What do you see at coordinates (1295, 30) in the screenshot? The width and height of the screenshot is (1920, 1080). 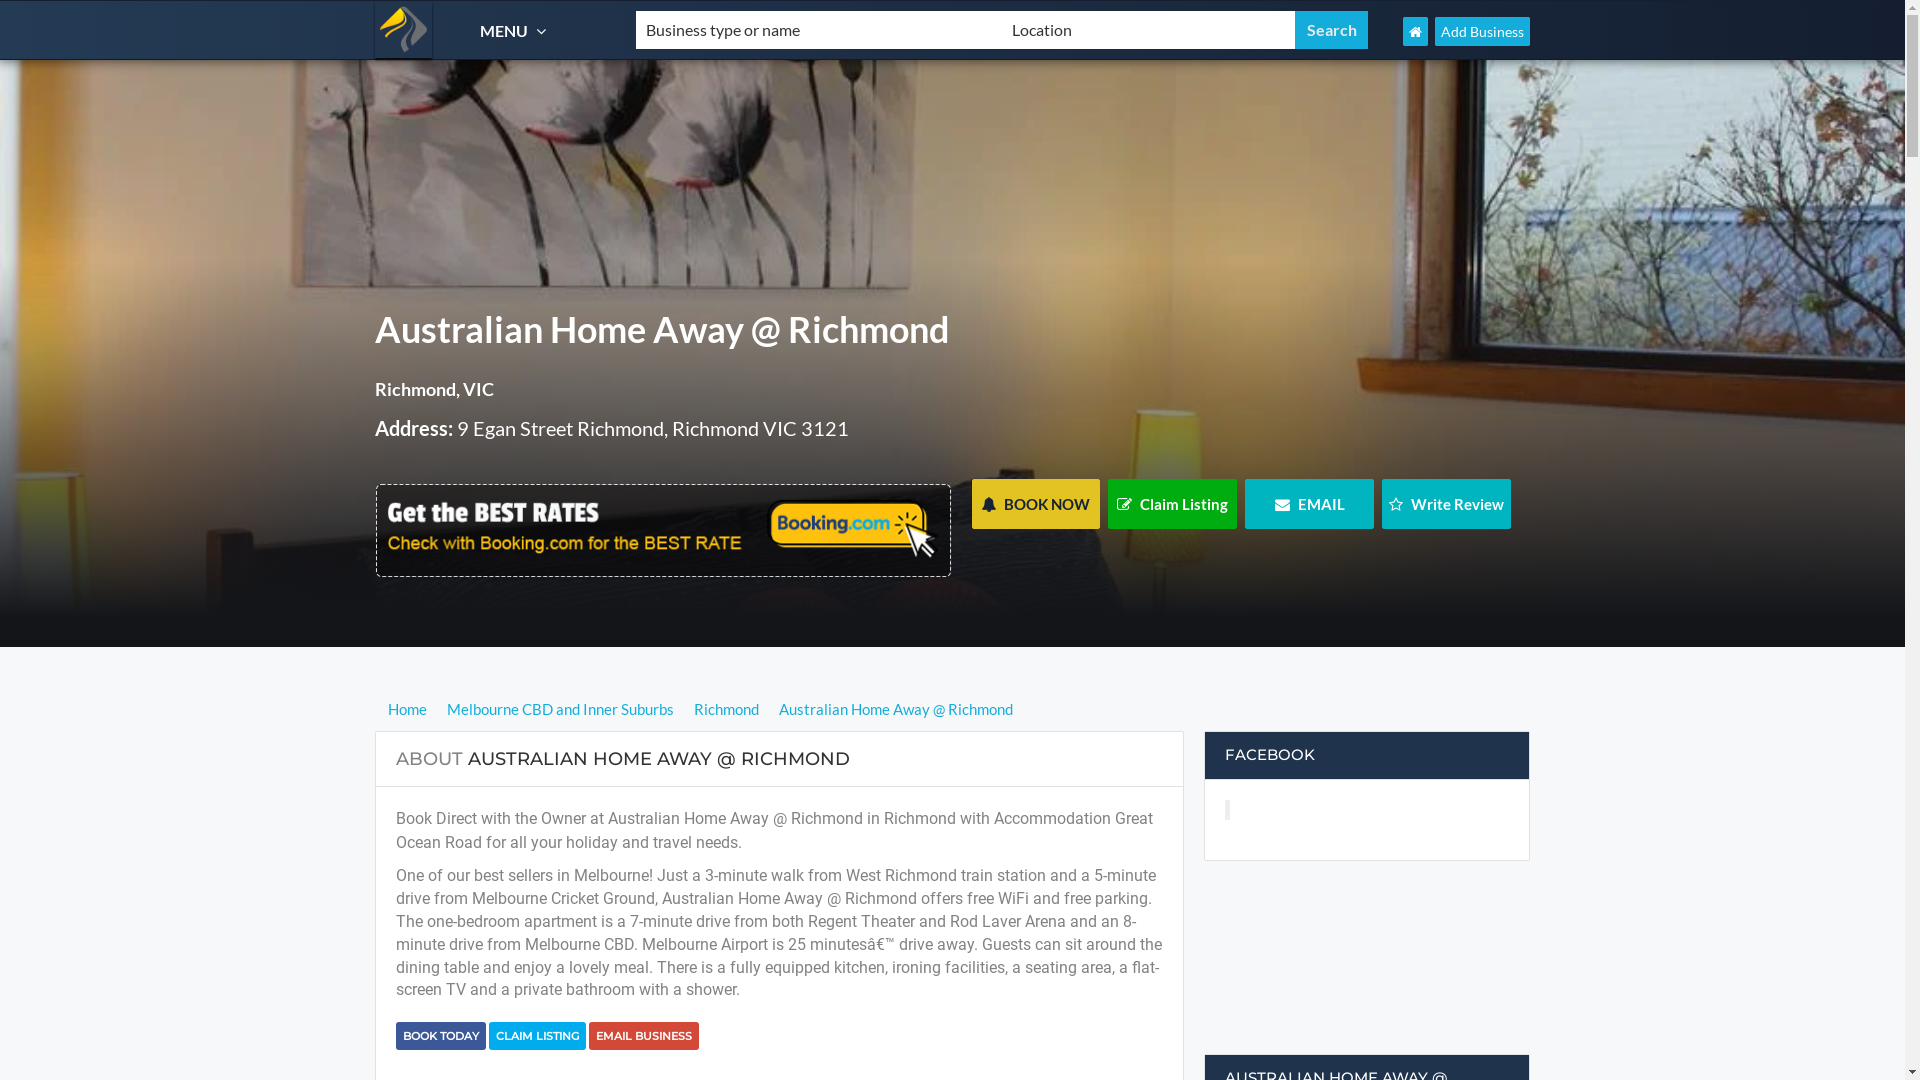 I see `'Search'` at bounding box center [1295, 30].